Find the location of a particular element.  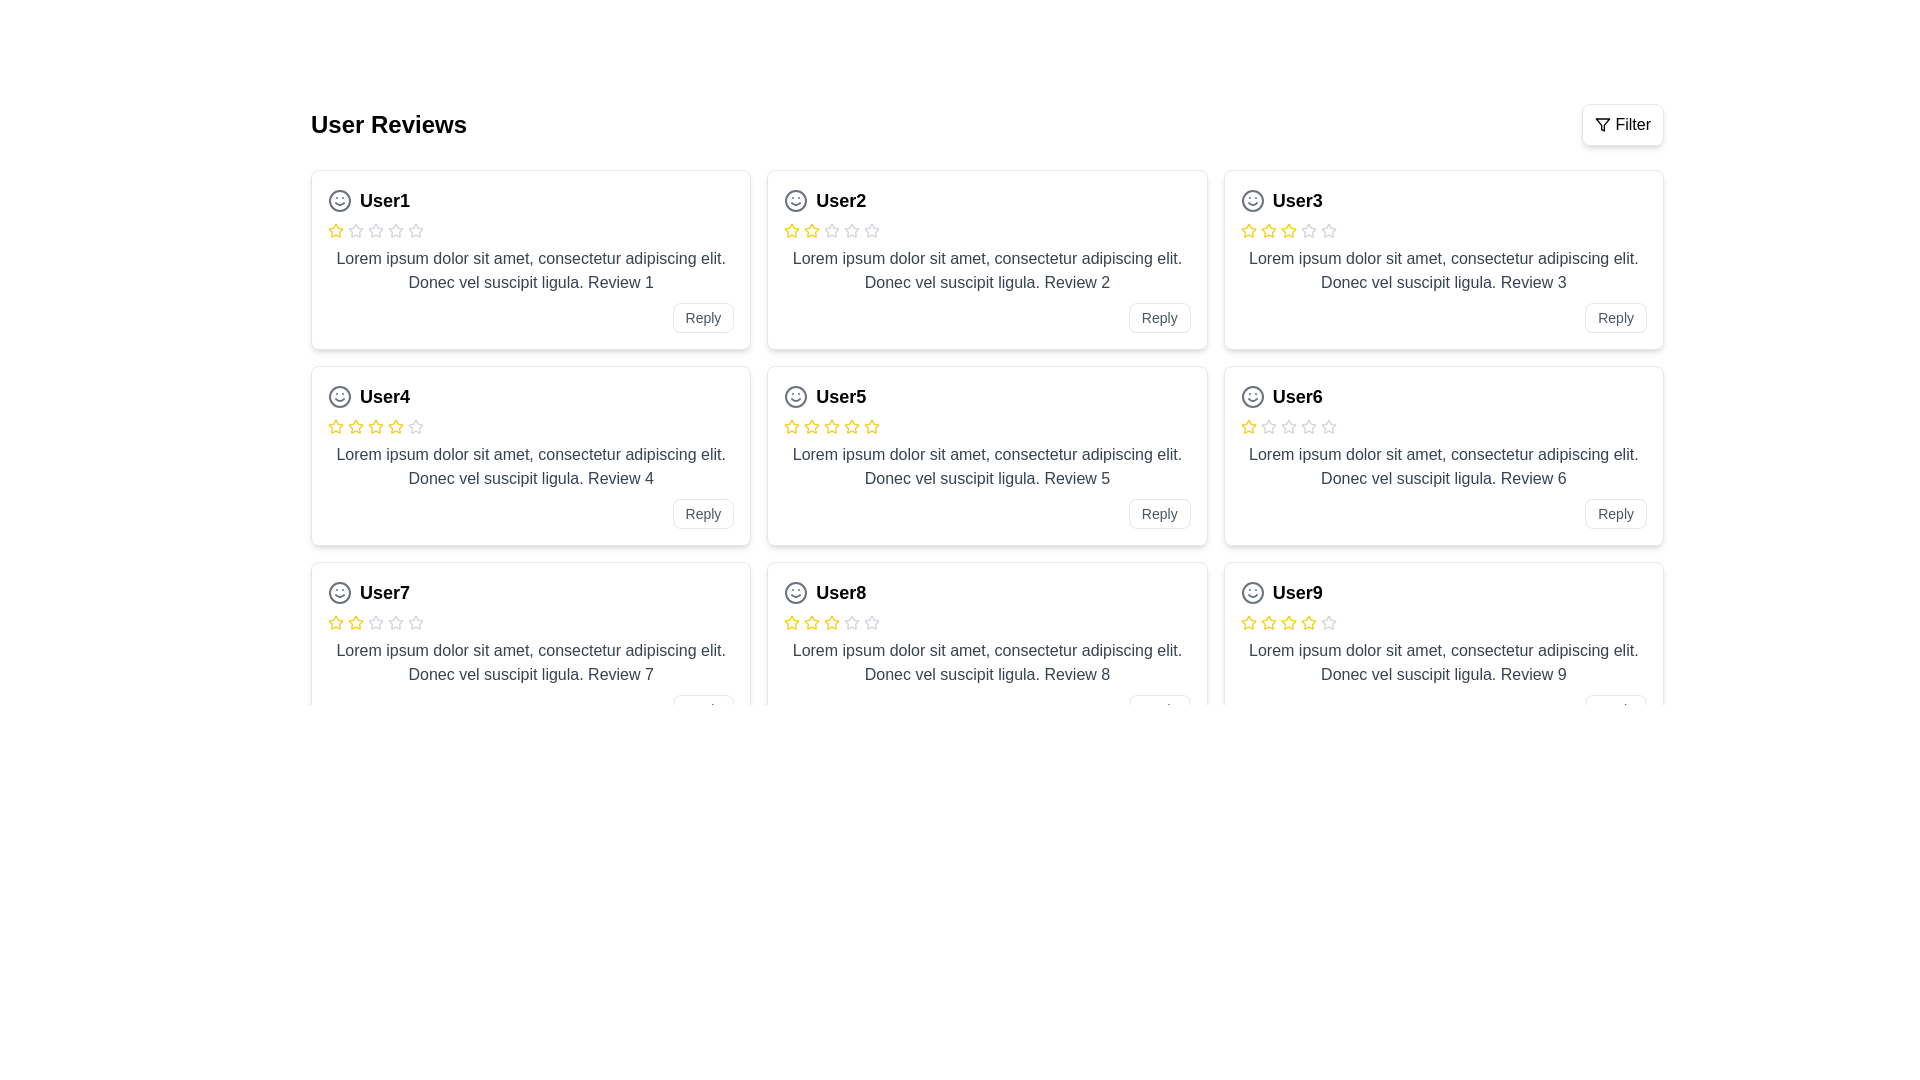

the third star in the rating system for 'User8' is located at coordinates (832, 621).